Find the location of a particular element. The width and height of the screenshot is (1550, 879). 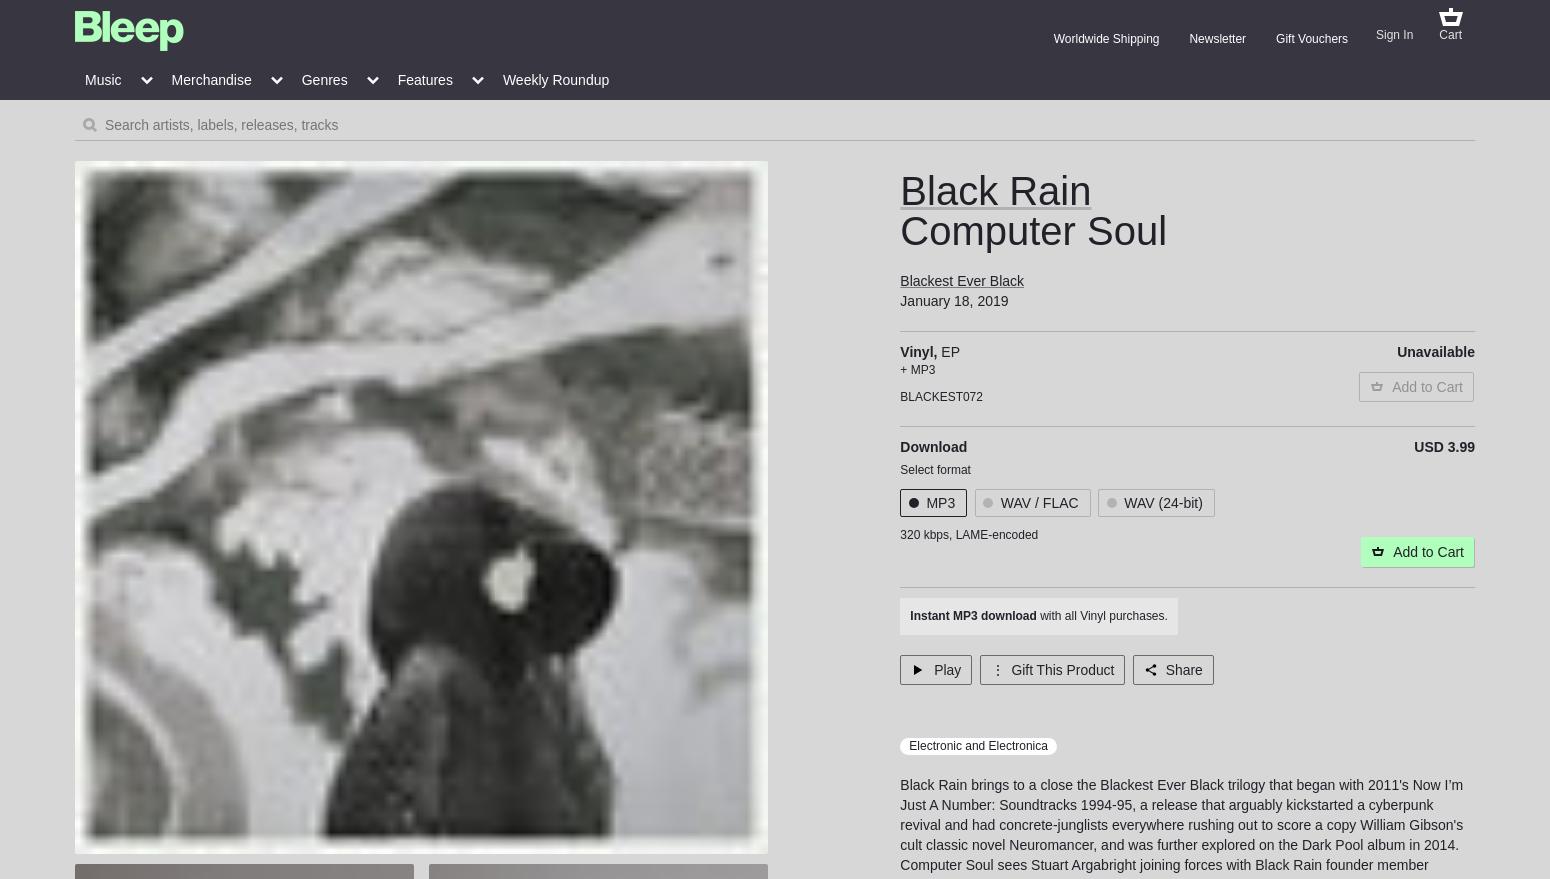

'Features' is located at coordinates (396, 79).